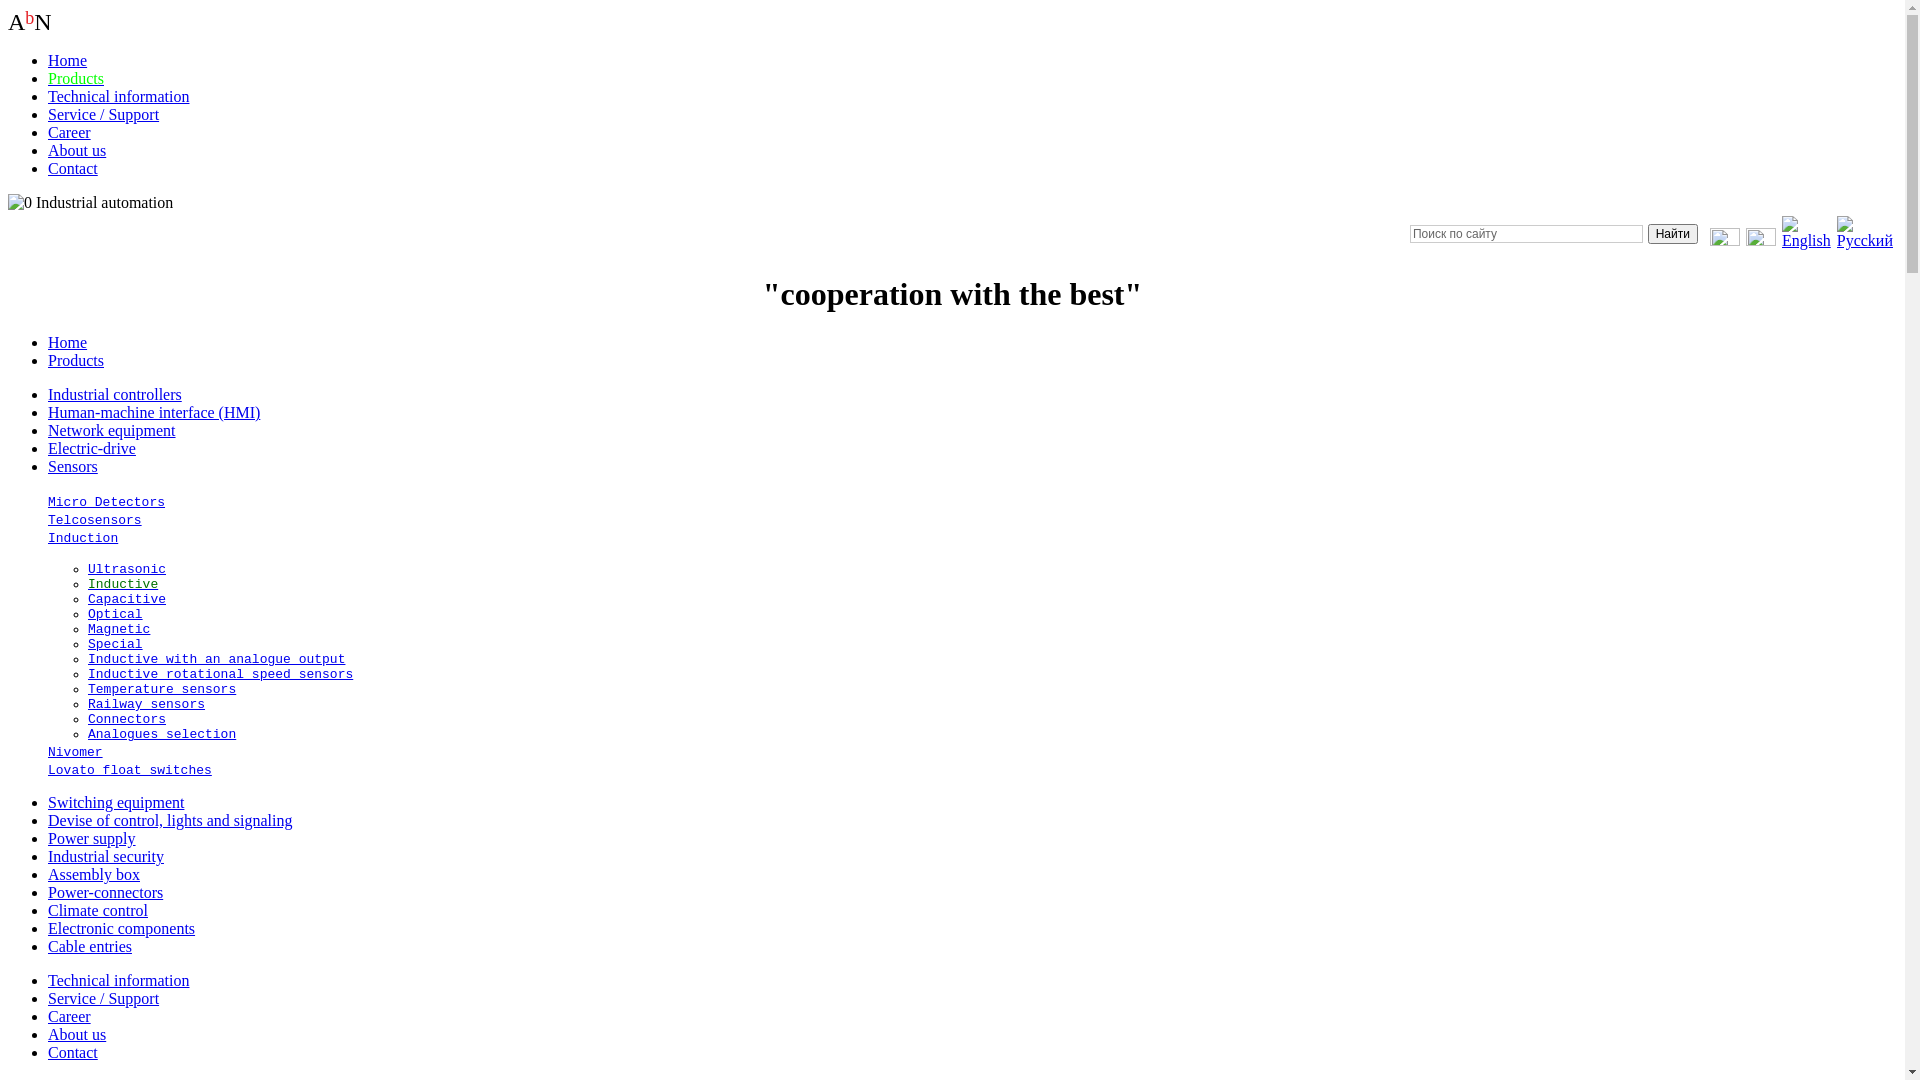 The width and height of the screenshot is (1920, 1080). What do you see at coordinates (94, 519) in the screenshot?
I see `'Telcosensors'` at bounding box center [94, 519].